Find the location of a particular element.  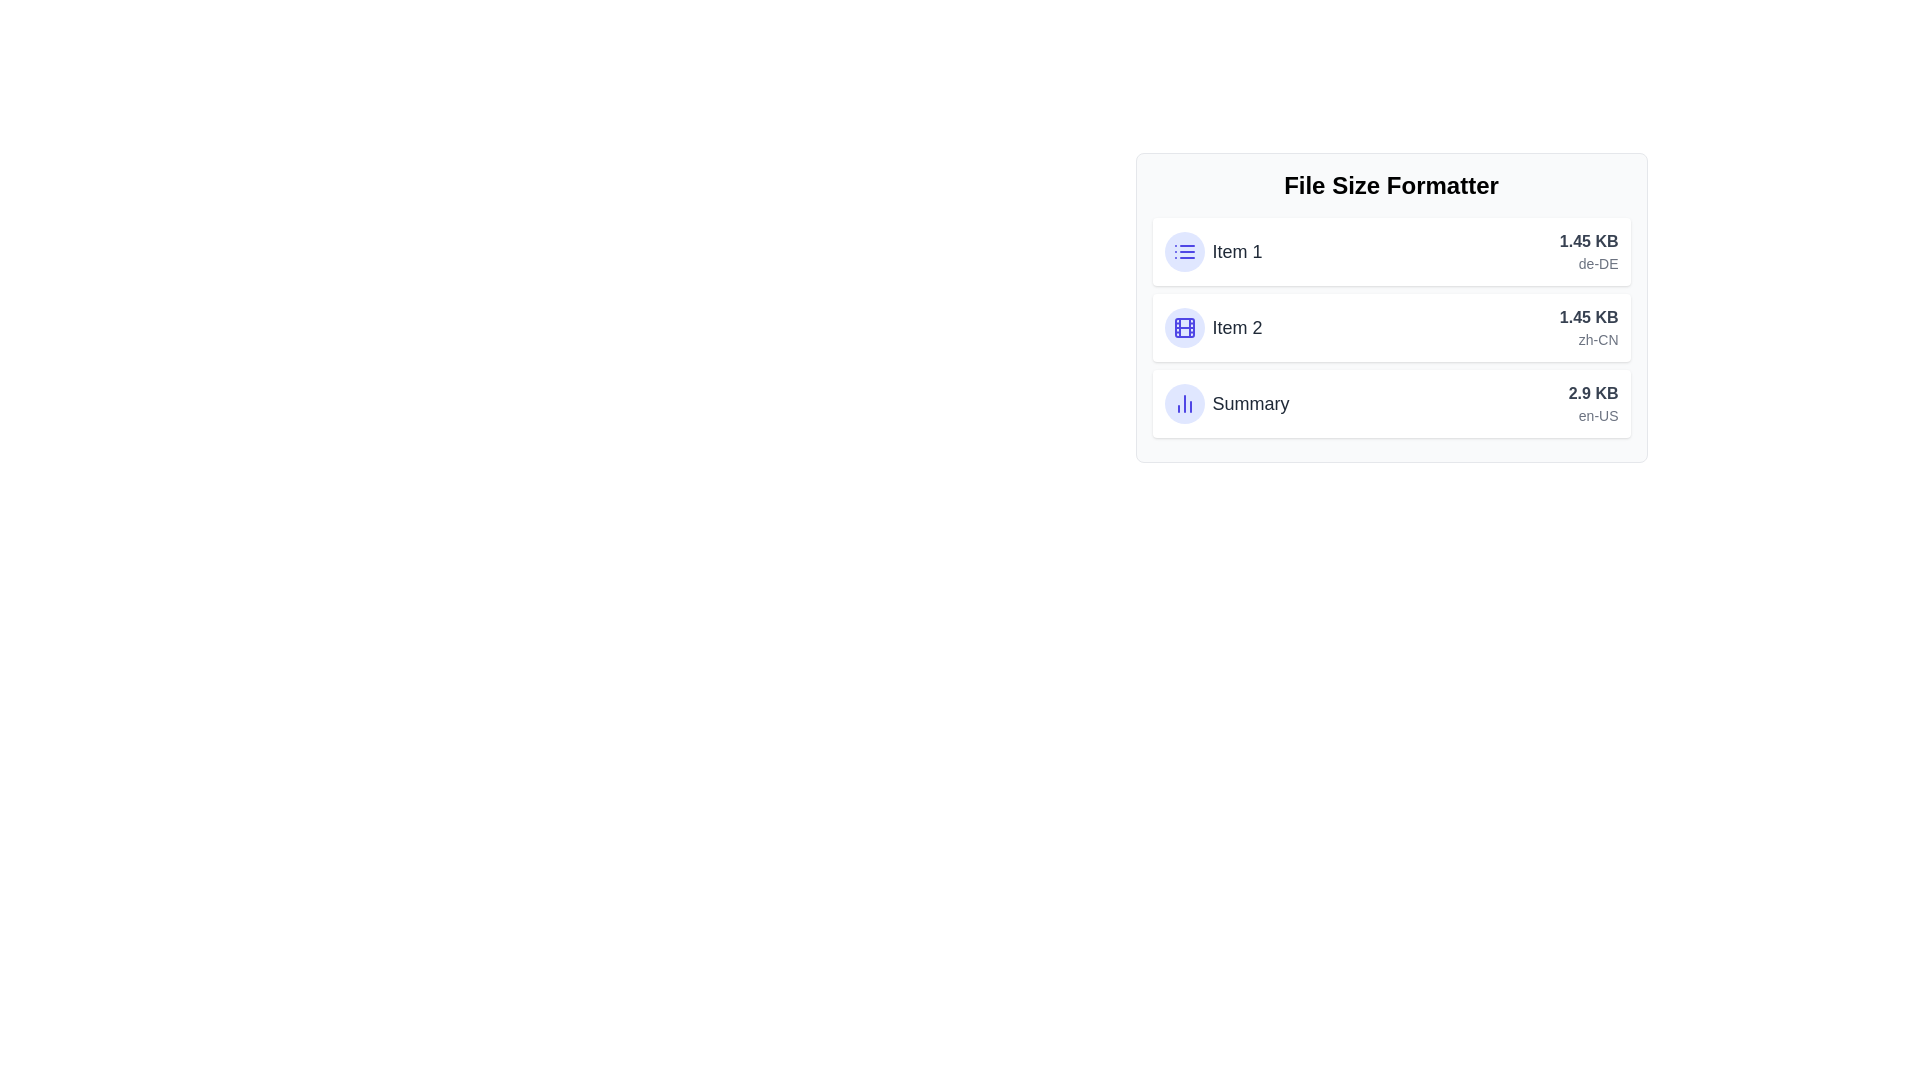

the circular icon with a light indigo background and a list icon inside, located to the left of the list item labeled 'Item 1' is located at coordinates (1184, 250).